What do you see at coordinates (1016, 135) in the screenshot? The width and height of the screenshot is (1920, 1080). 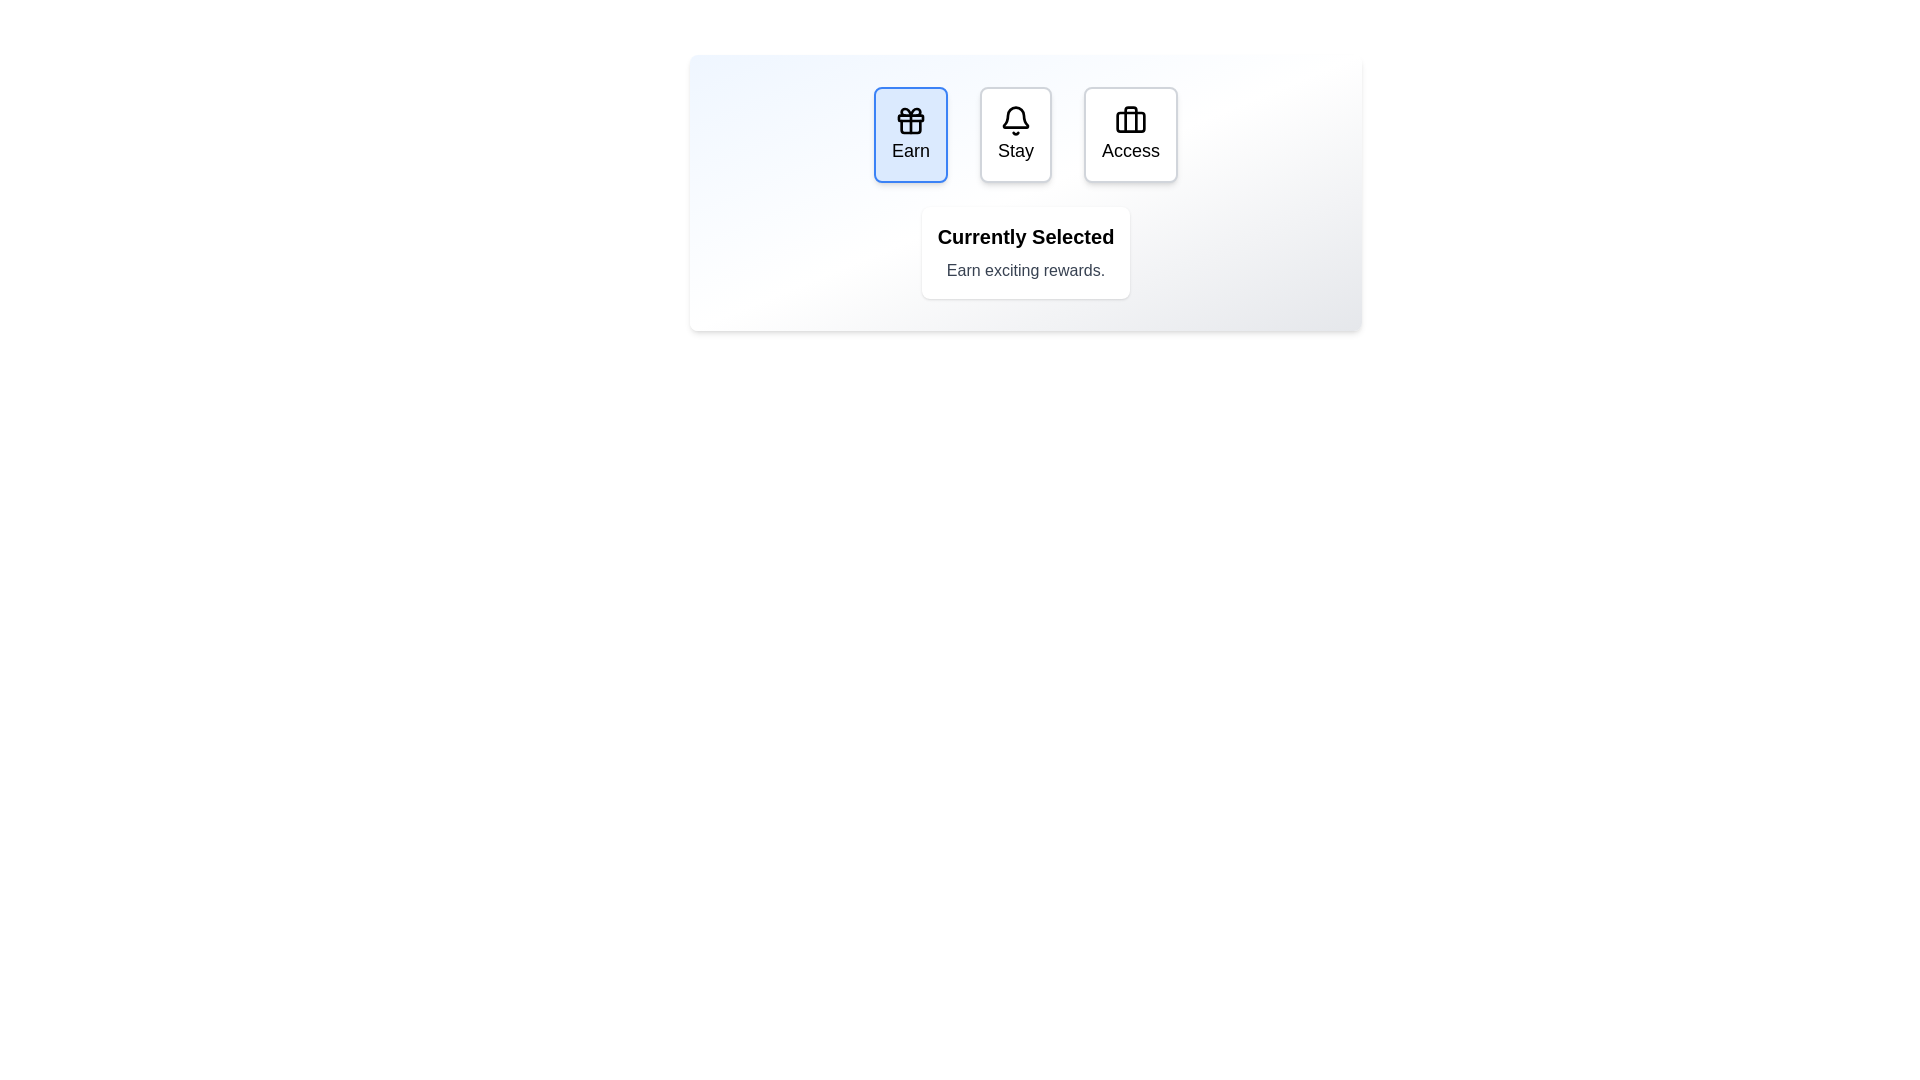 I see `the 'Stay' button` at bounding box center [1016, 135].